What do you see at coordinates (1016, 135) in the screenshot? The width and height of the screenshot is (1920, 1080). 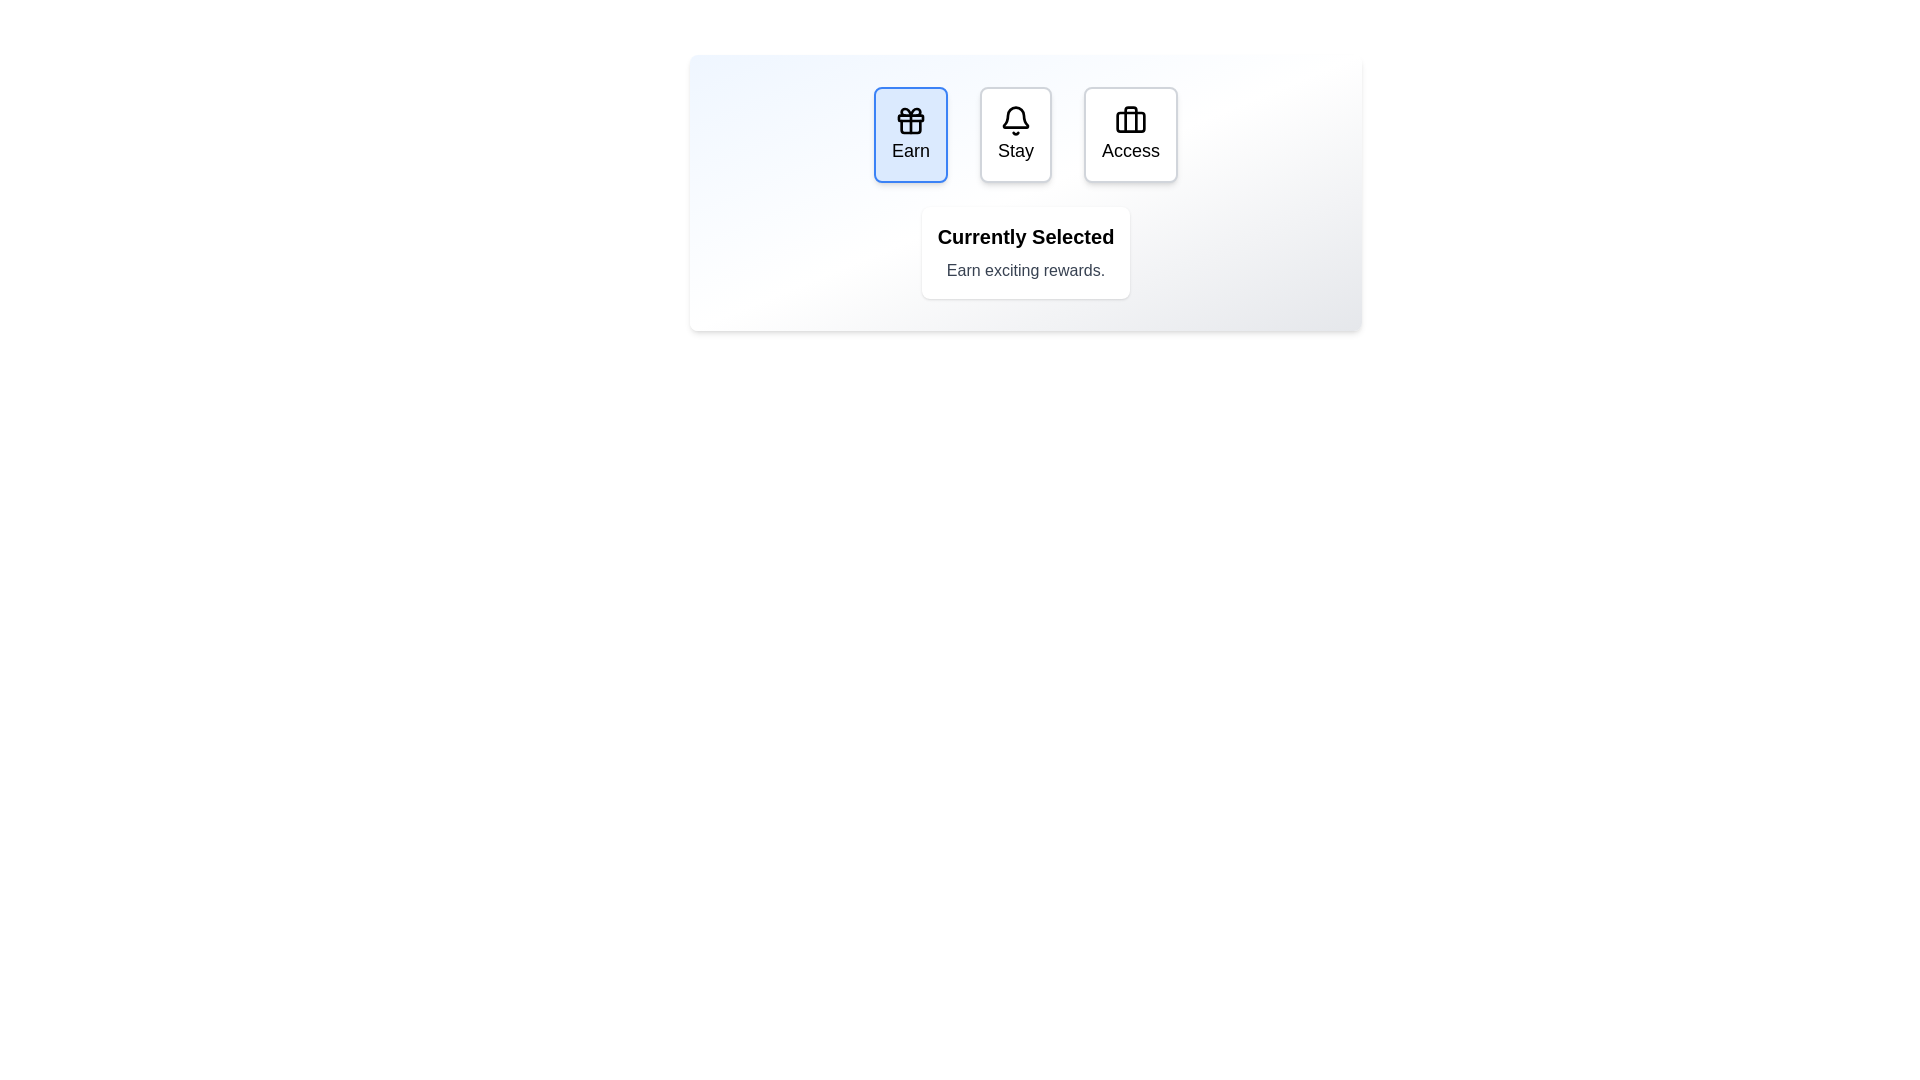 I see `the 'Stay' button` at bounding box center [1016, 135].